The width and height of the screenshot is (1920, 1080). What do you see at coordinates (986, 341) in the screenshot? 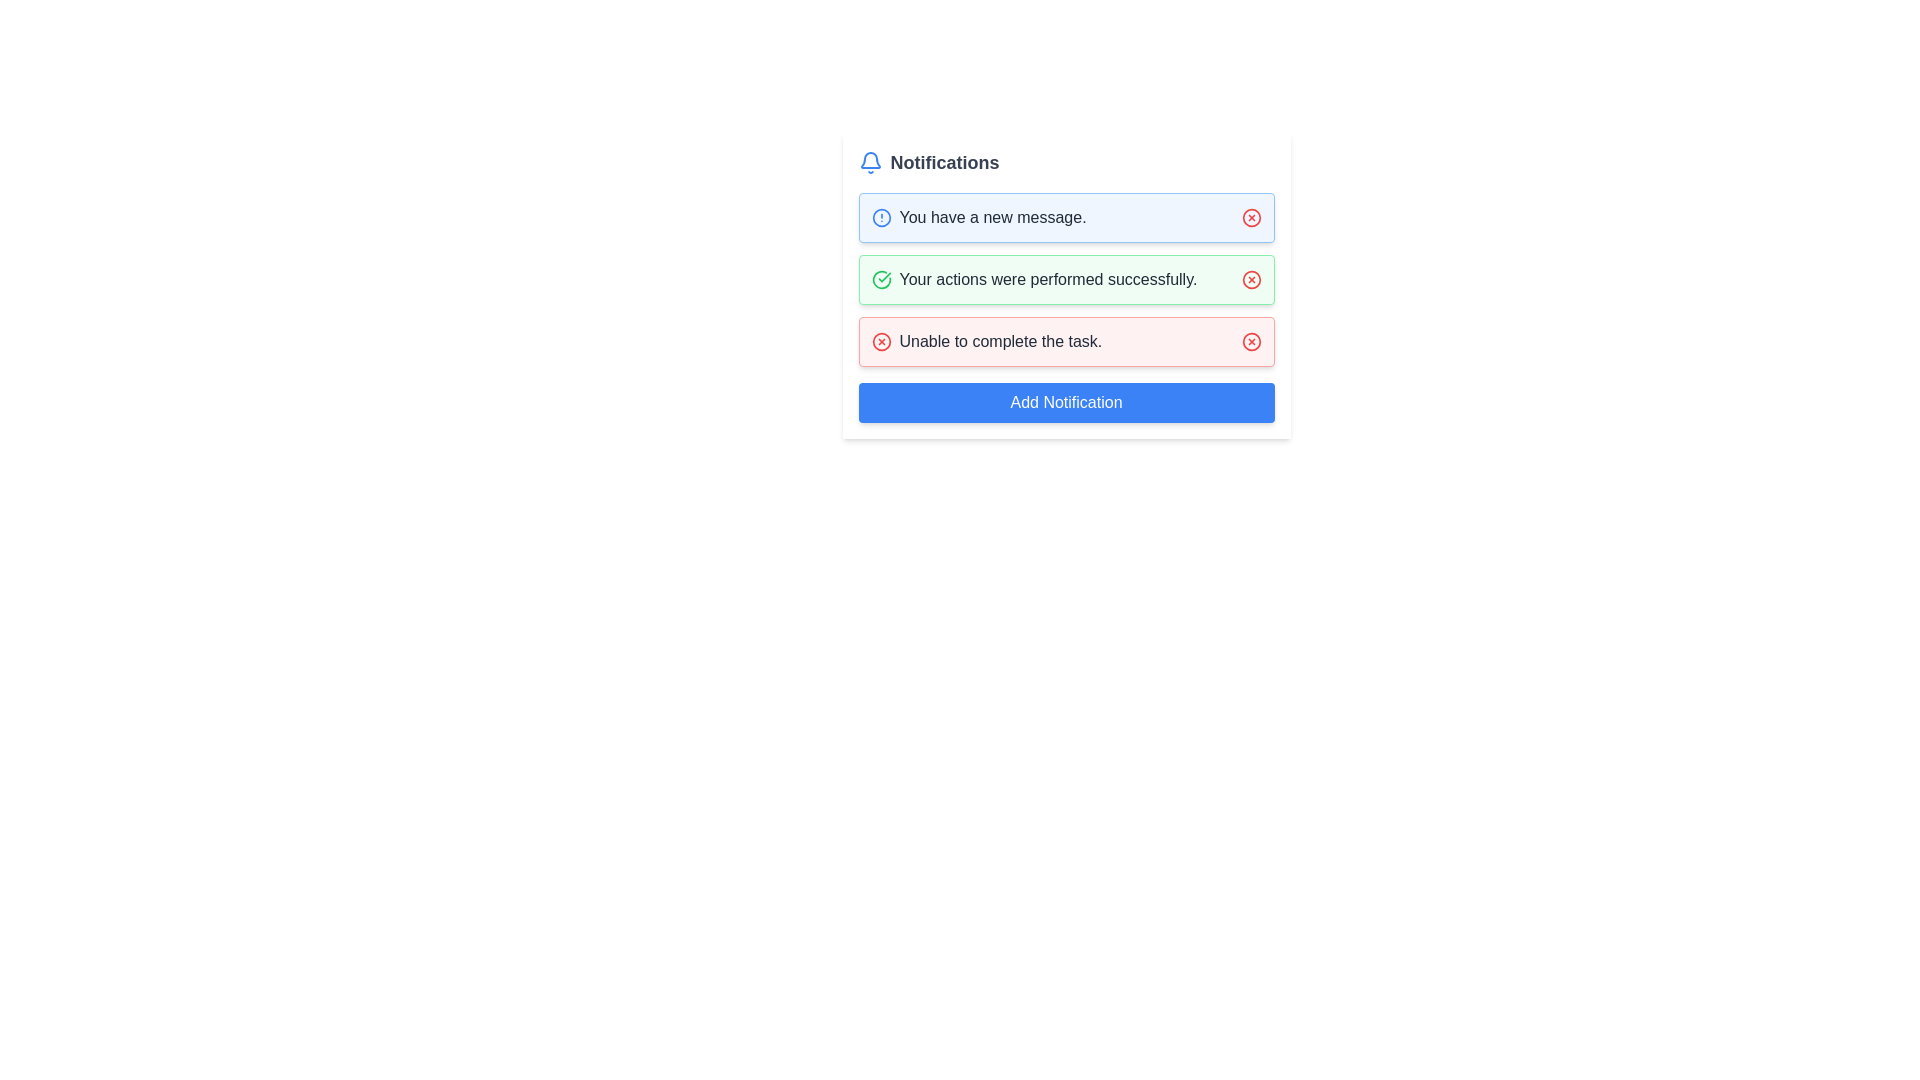
I see `notification message that has a red background and displays the text 'Unable to complete the task.'` at bounding box center [986, 341].